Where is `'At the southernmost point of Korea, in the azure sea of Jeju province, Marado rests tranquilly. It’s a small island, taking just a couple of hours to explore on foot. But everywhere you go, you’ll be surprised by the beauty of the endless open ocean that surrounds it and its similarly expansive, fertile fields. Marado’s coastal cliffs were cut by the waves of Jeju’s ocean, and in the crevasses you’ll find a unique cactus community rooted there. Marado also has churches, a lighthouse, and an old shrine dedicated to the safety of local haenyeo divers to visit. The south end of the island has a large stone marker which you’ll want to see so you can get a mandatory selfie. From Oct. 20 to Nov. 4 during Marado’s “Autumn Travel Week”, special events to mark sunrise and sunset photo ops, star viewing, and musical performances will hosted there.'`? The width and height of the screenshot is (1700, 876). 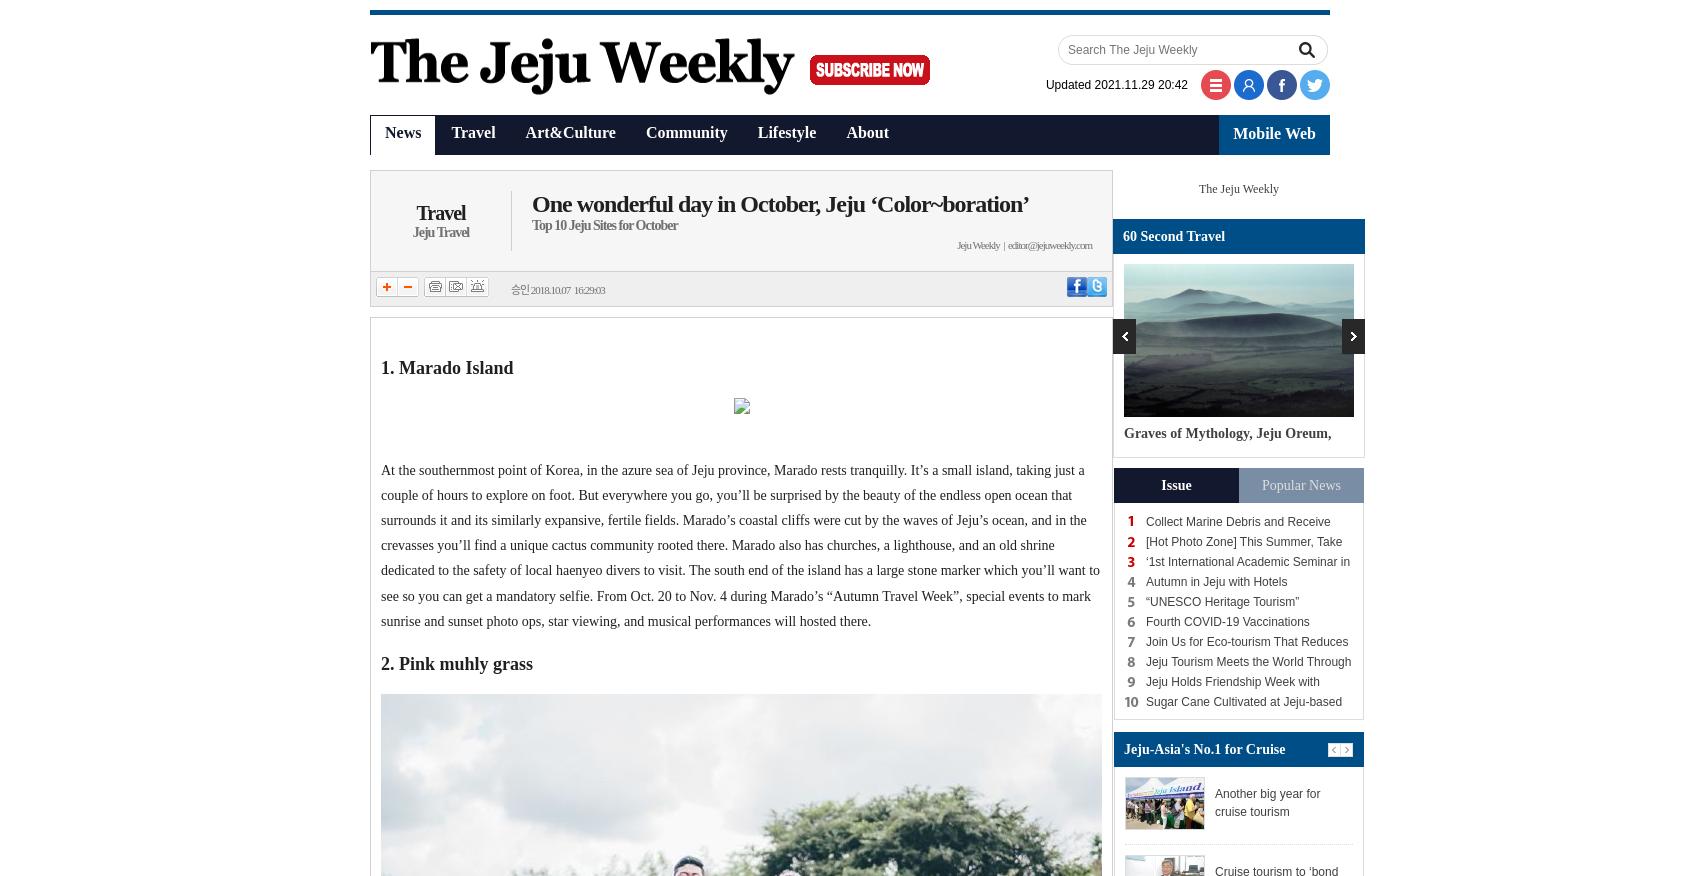 'At the southernmost point of Korea, in the azure sea of Jeju province, Marado rests tranquilly. It’s a small island, taking just a couple of hours to explore on foot. But everywhere you go, you’ll be surprised by the beauty of the endless open ocean that surrounds it and its similarly expansive, fertile fields. Marado’s coastal cliffs were cut by the waves of Jeju’s ocean, and in the crevasses you’ll find a unique cactus community rooted there. Marado also has churches, a lighthouse, and an old shrine dedicated to the safety of local haenyeo divers to visit. The south end of the island has a large stone marker which you’ll want to see so you can get a mandatory selfie. From Oct. 20 to Nov. 4 during Marado’s “Autumn Travel Week”, special events to mark sunrise and sunset photo ops, star viewing, and musical performances will hosted there.' is located at coordinates (740, 544).